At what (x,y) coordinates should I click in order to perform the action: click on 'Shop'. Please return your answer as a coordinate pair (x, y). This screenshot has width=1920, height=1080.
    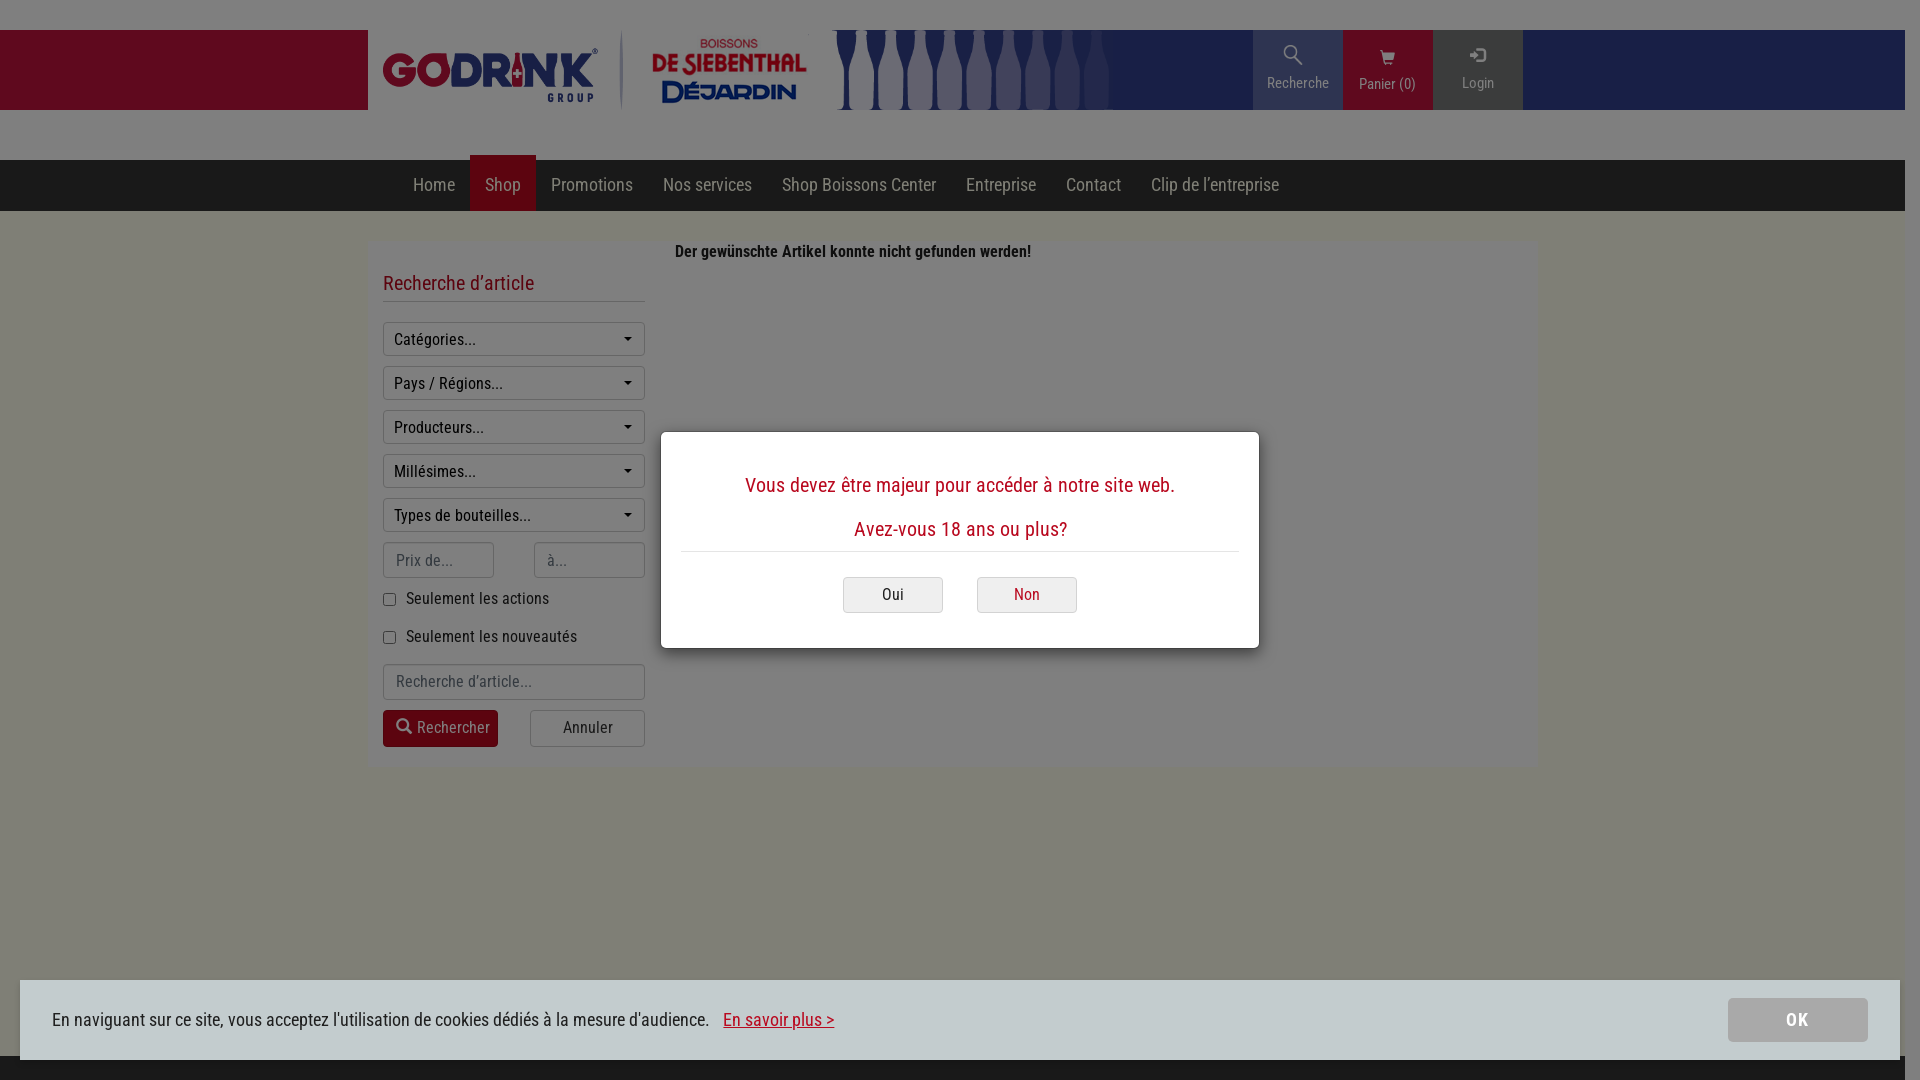
    Looking at the image, I should click on (503, 185).